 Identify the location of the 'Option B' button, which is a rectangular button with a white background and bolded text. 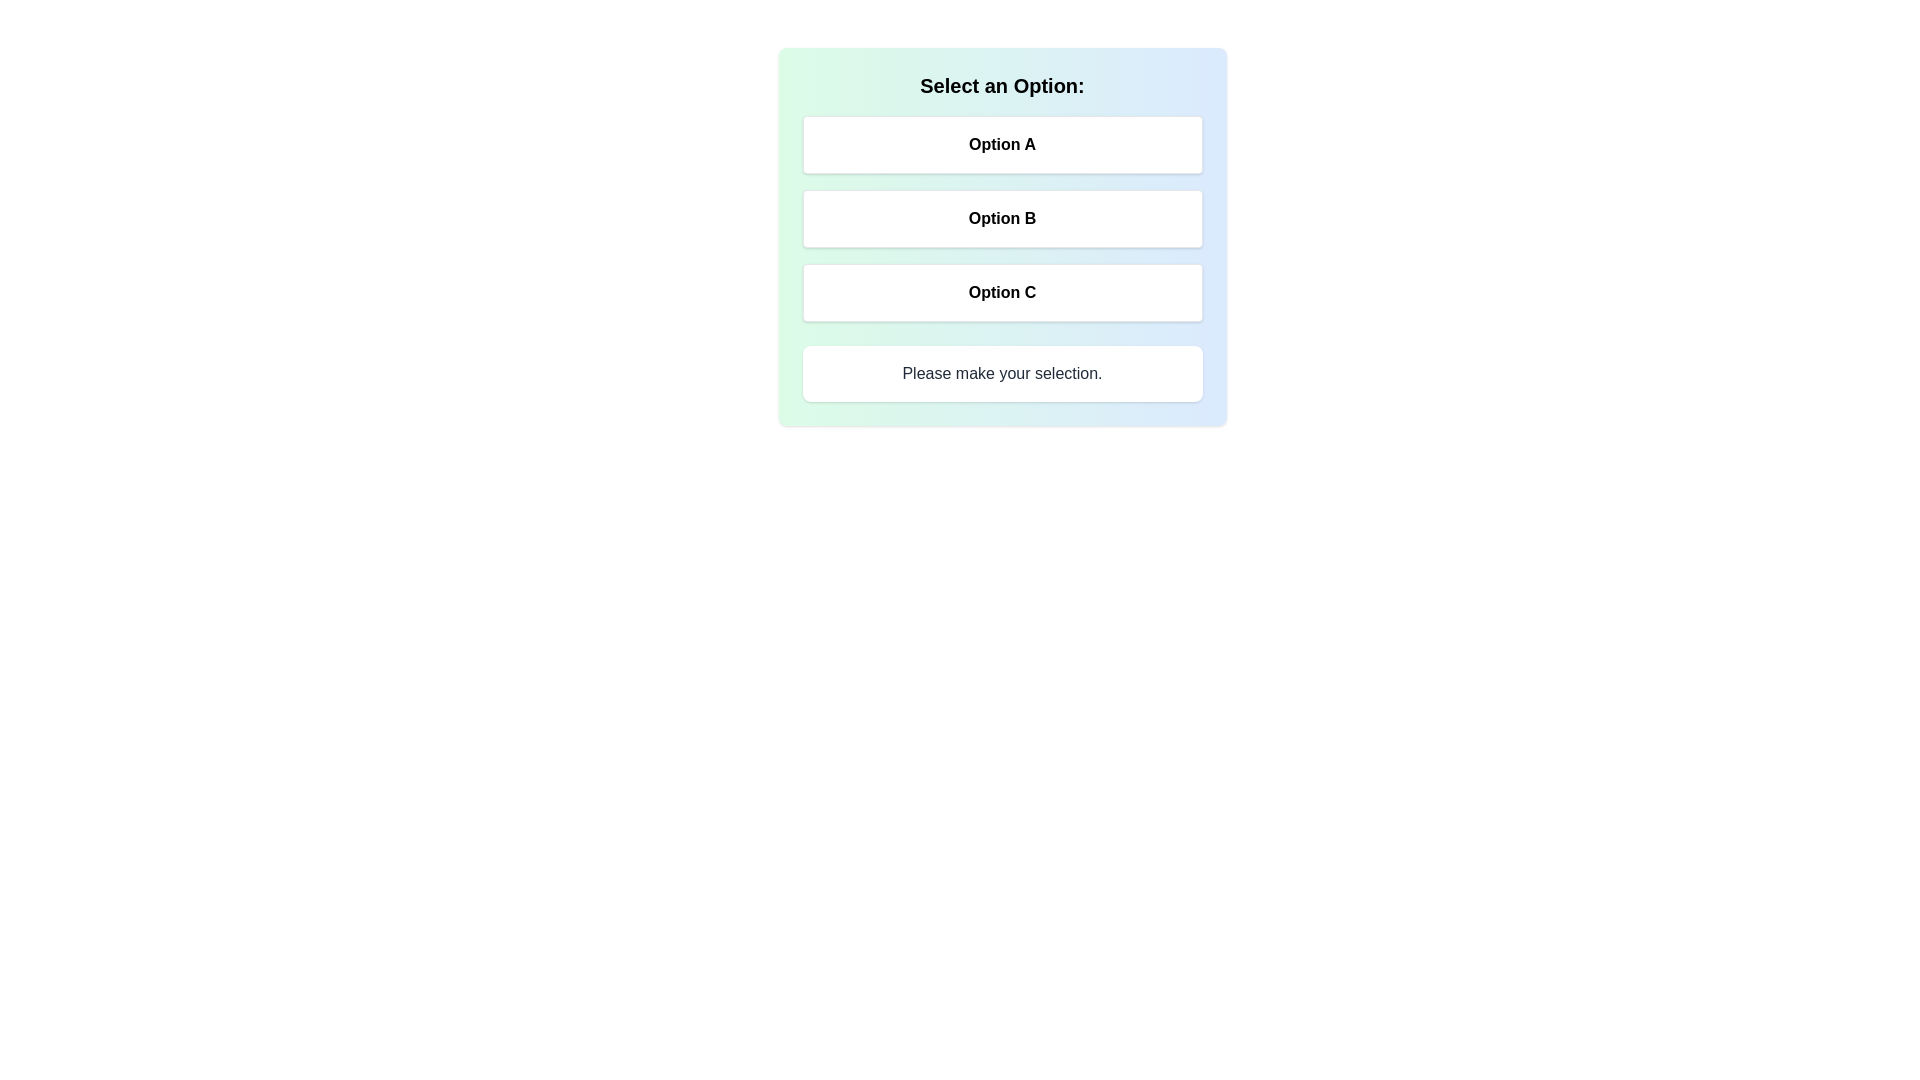
(1002, 219).